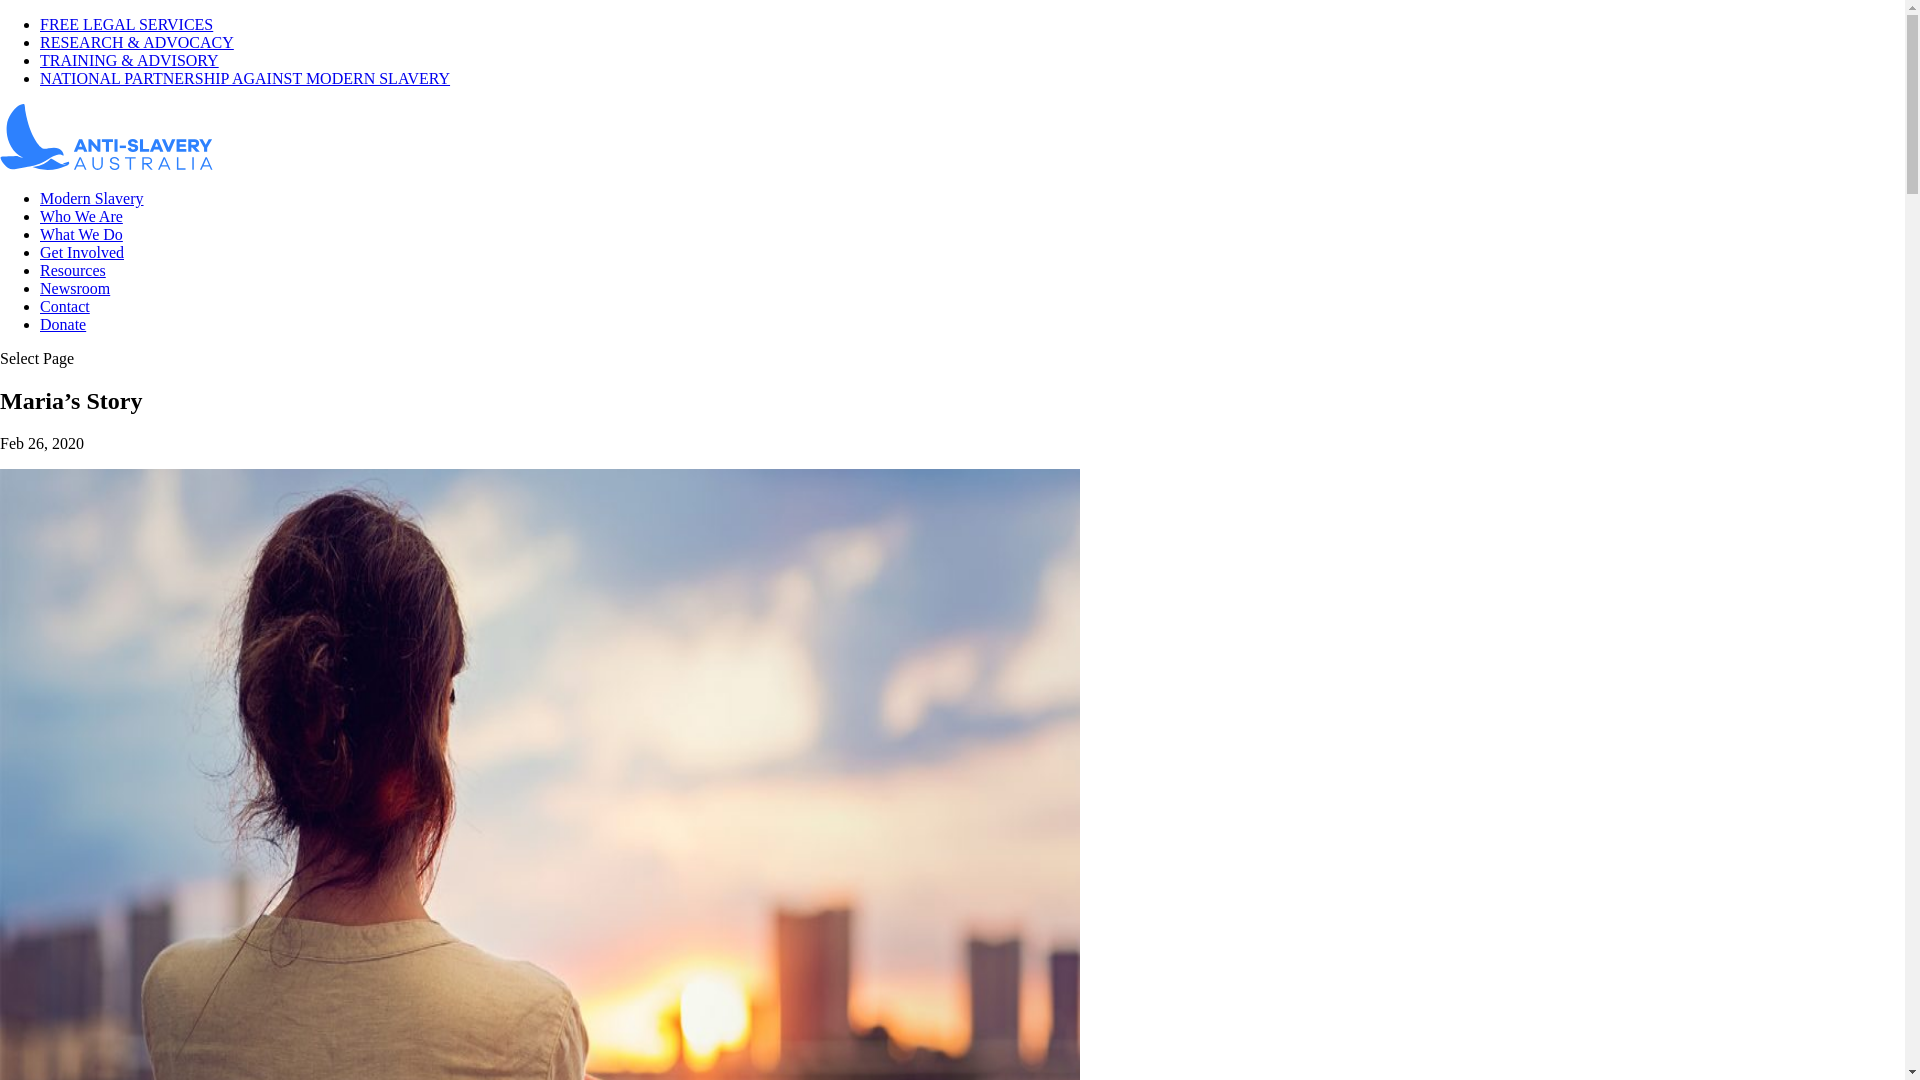  Describe the element at coordinates (62, 323) in the screenshot. I see `'Donate'` at that location.